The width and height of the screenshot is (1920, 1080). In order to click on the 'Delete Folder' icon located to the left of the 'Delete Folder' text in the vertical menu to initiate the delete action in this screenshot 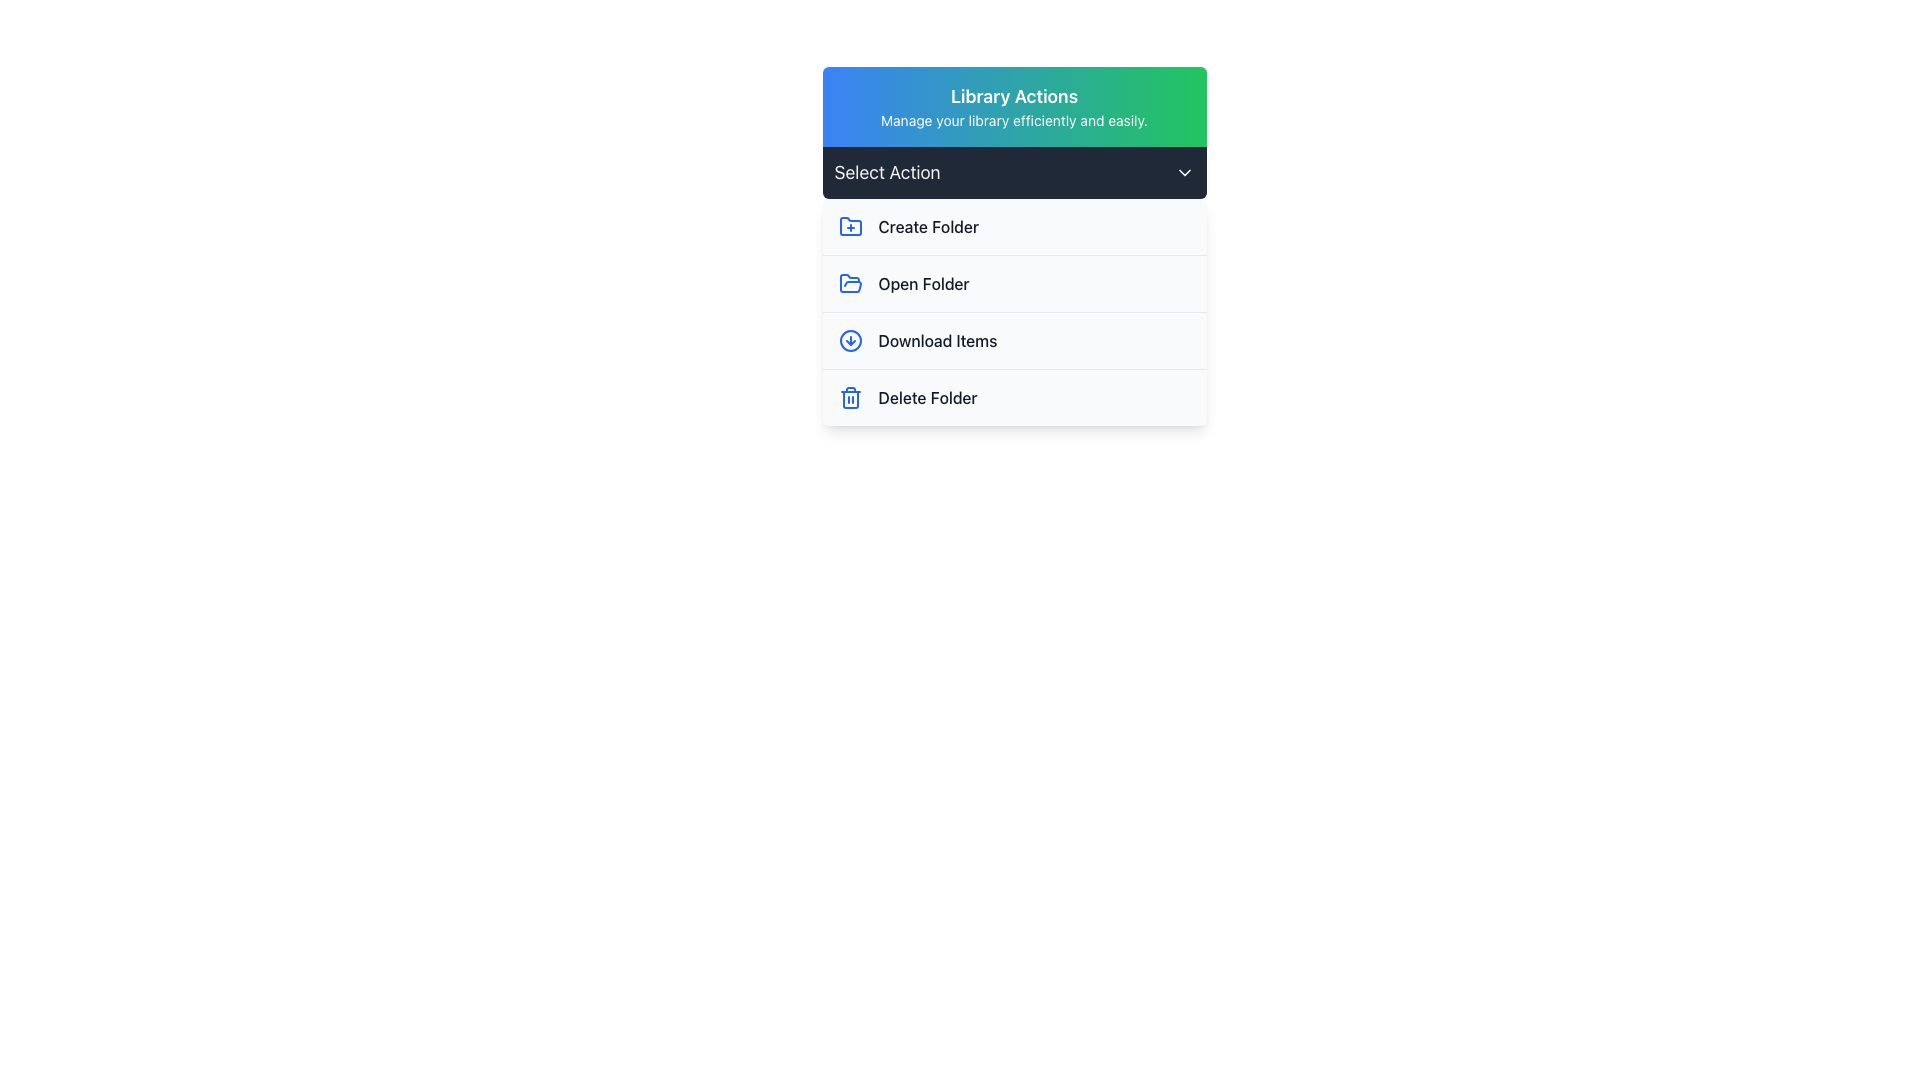, I will do `click(850, 397)`.